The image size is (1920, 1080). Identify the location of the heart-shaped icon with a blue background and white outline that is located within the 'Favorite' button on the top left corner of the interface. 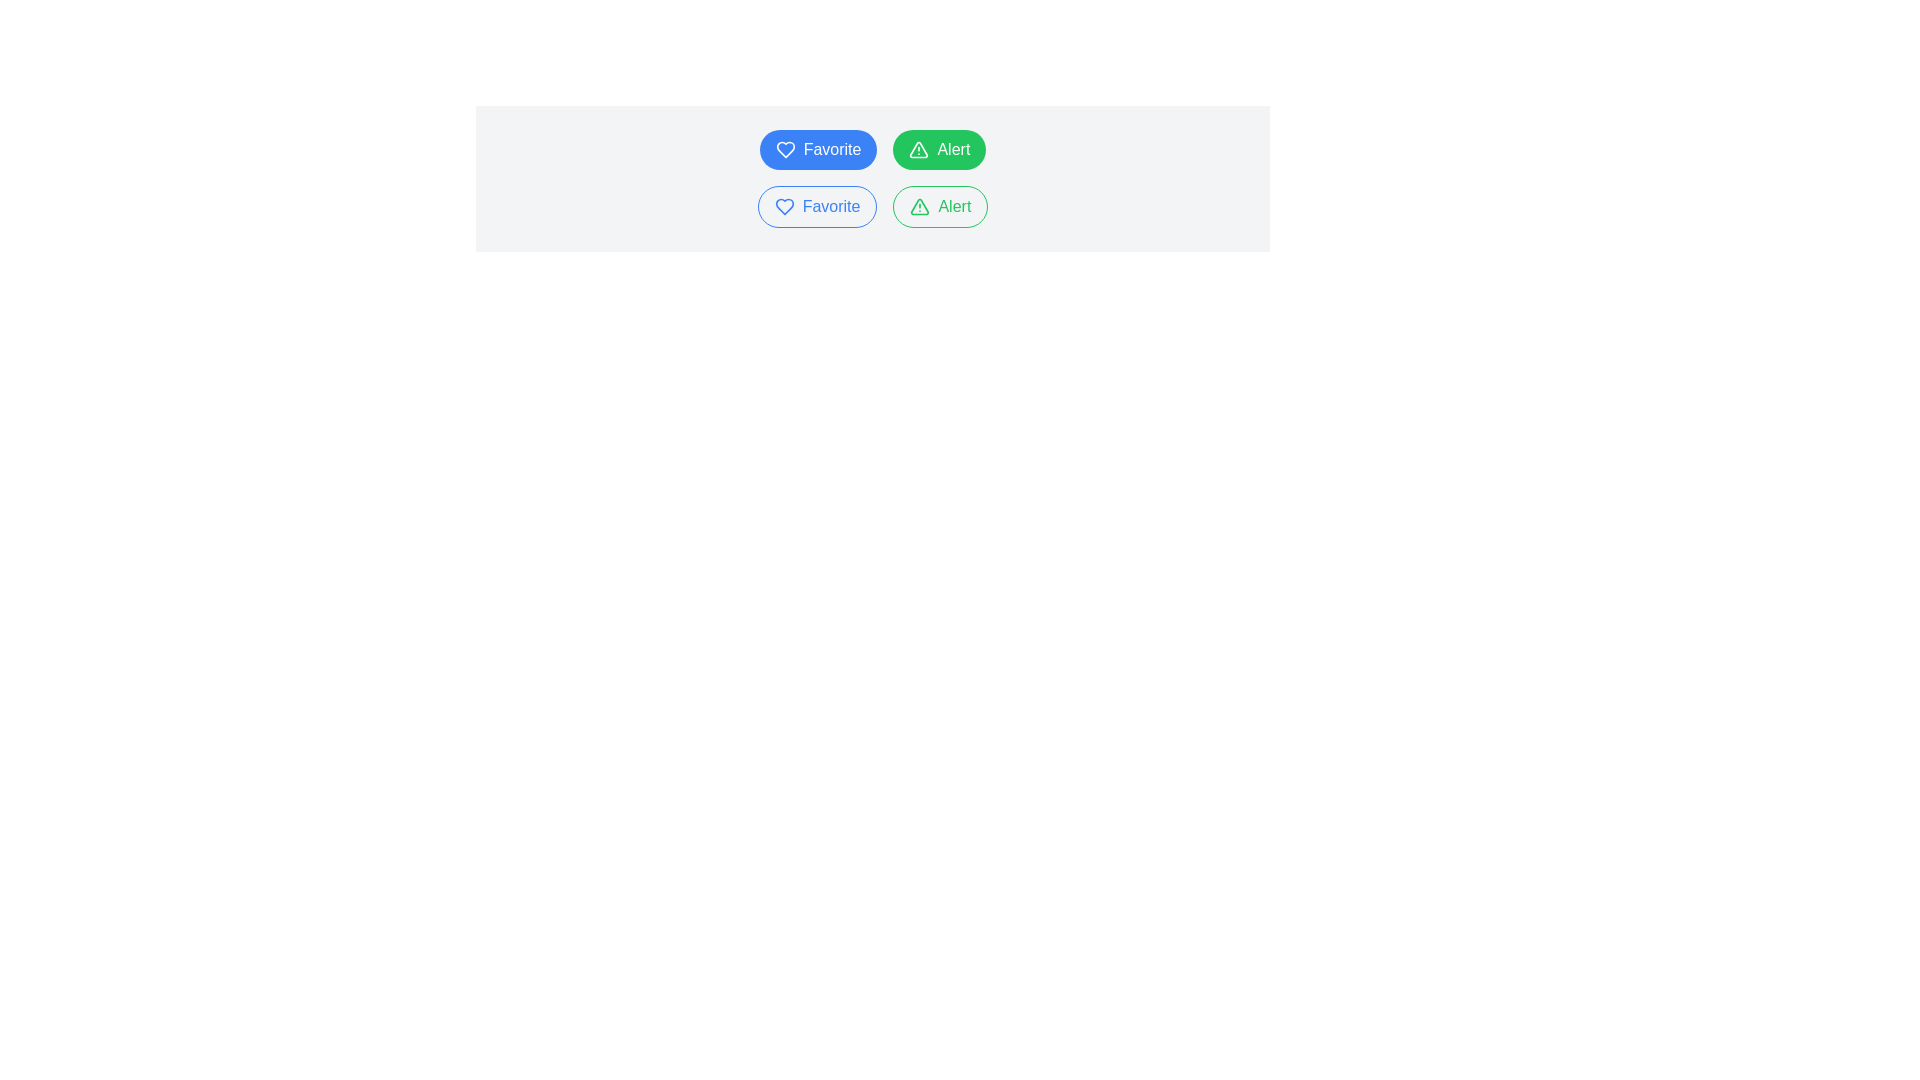
(784, 149).